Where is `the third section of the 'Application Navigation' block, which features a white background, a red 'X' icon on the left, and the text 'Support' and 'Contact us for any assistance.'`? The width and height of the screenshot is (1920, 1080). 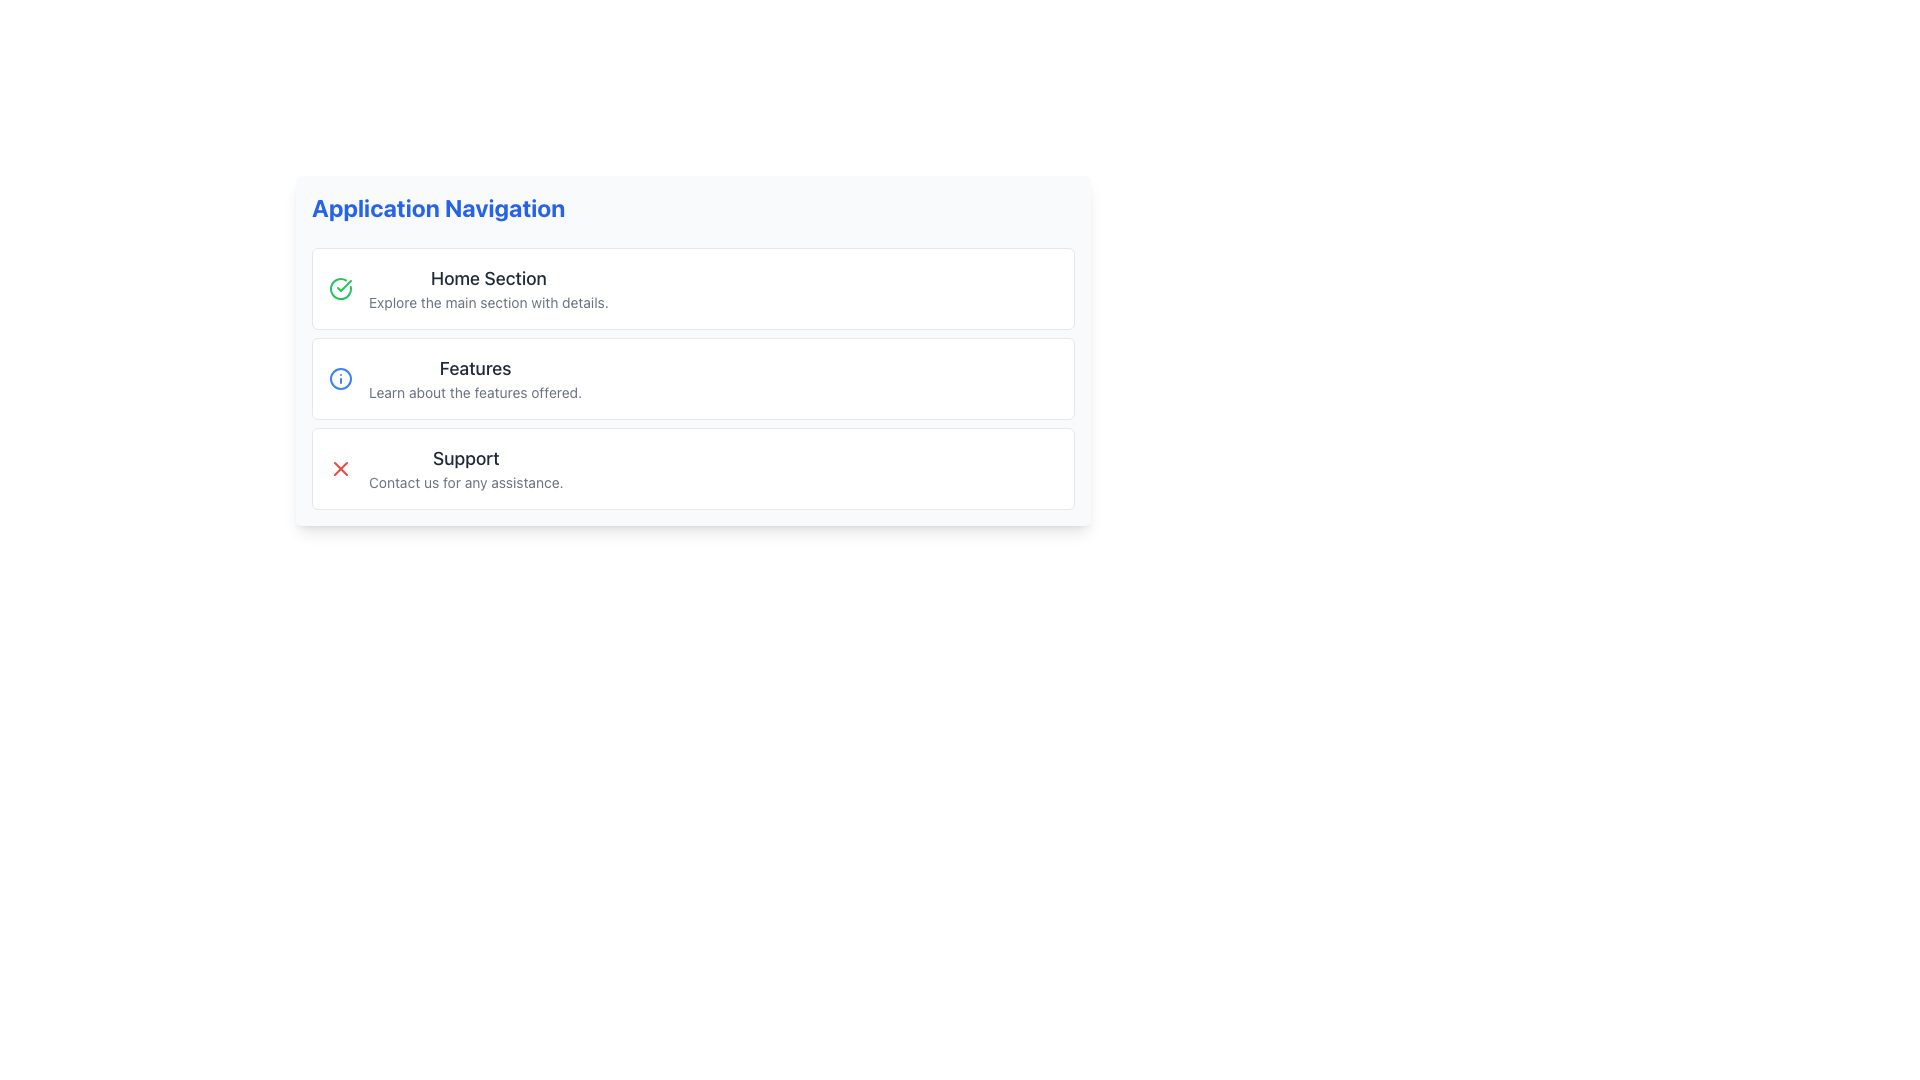 the third section of the 'Application Navigation' block, which features a white background, a red 'X' icon on the left, and the text 'Support' and 'Contact us for any assistance.' is located at coordinates (693, 469).